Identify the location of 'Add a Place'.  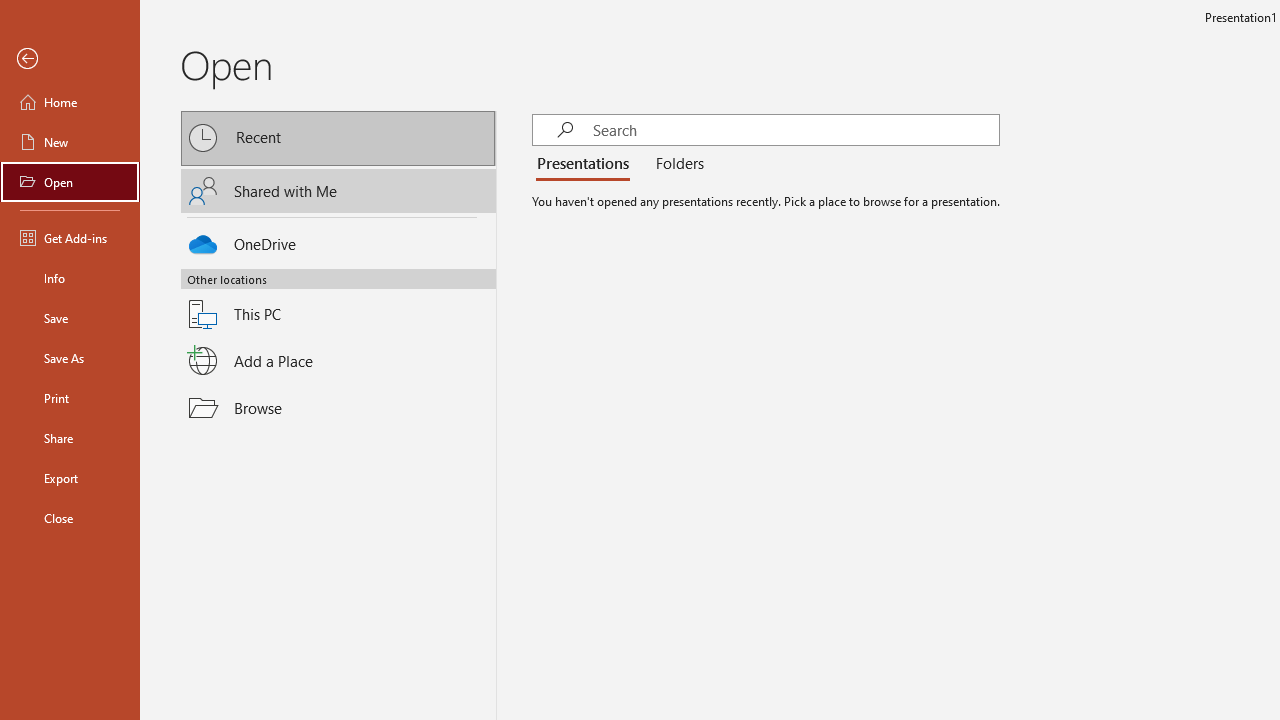
(338, 361).